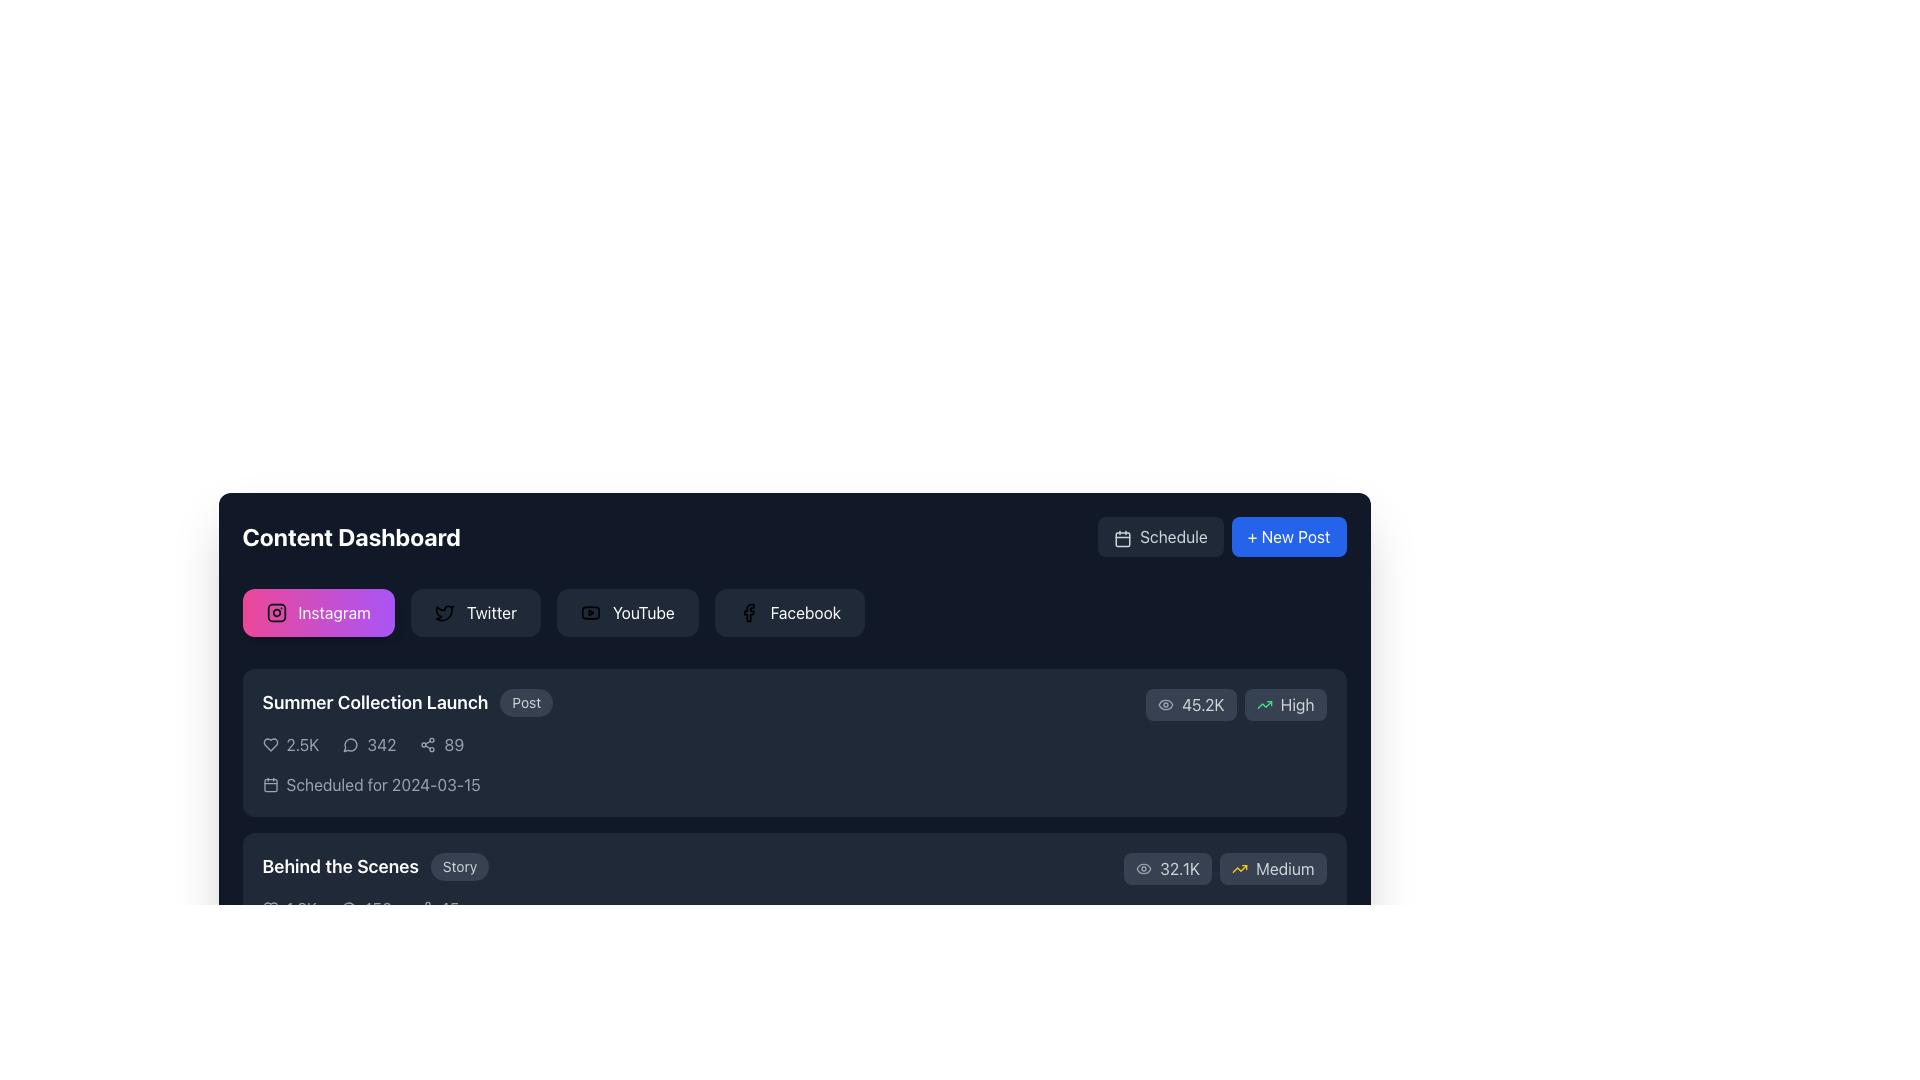 Image resolution: width=1920 pixels, height=1080 pixels. What do you see at coordinates (300, 909) in the screenshot?
I see `the static text label displaying '1.8K', which is styled in light-grey, slightly rounded sans-serif typeface and is positioned to the right of a heart icon` at bounding box center [300, 909].